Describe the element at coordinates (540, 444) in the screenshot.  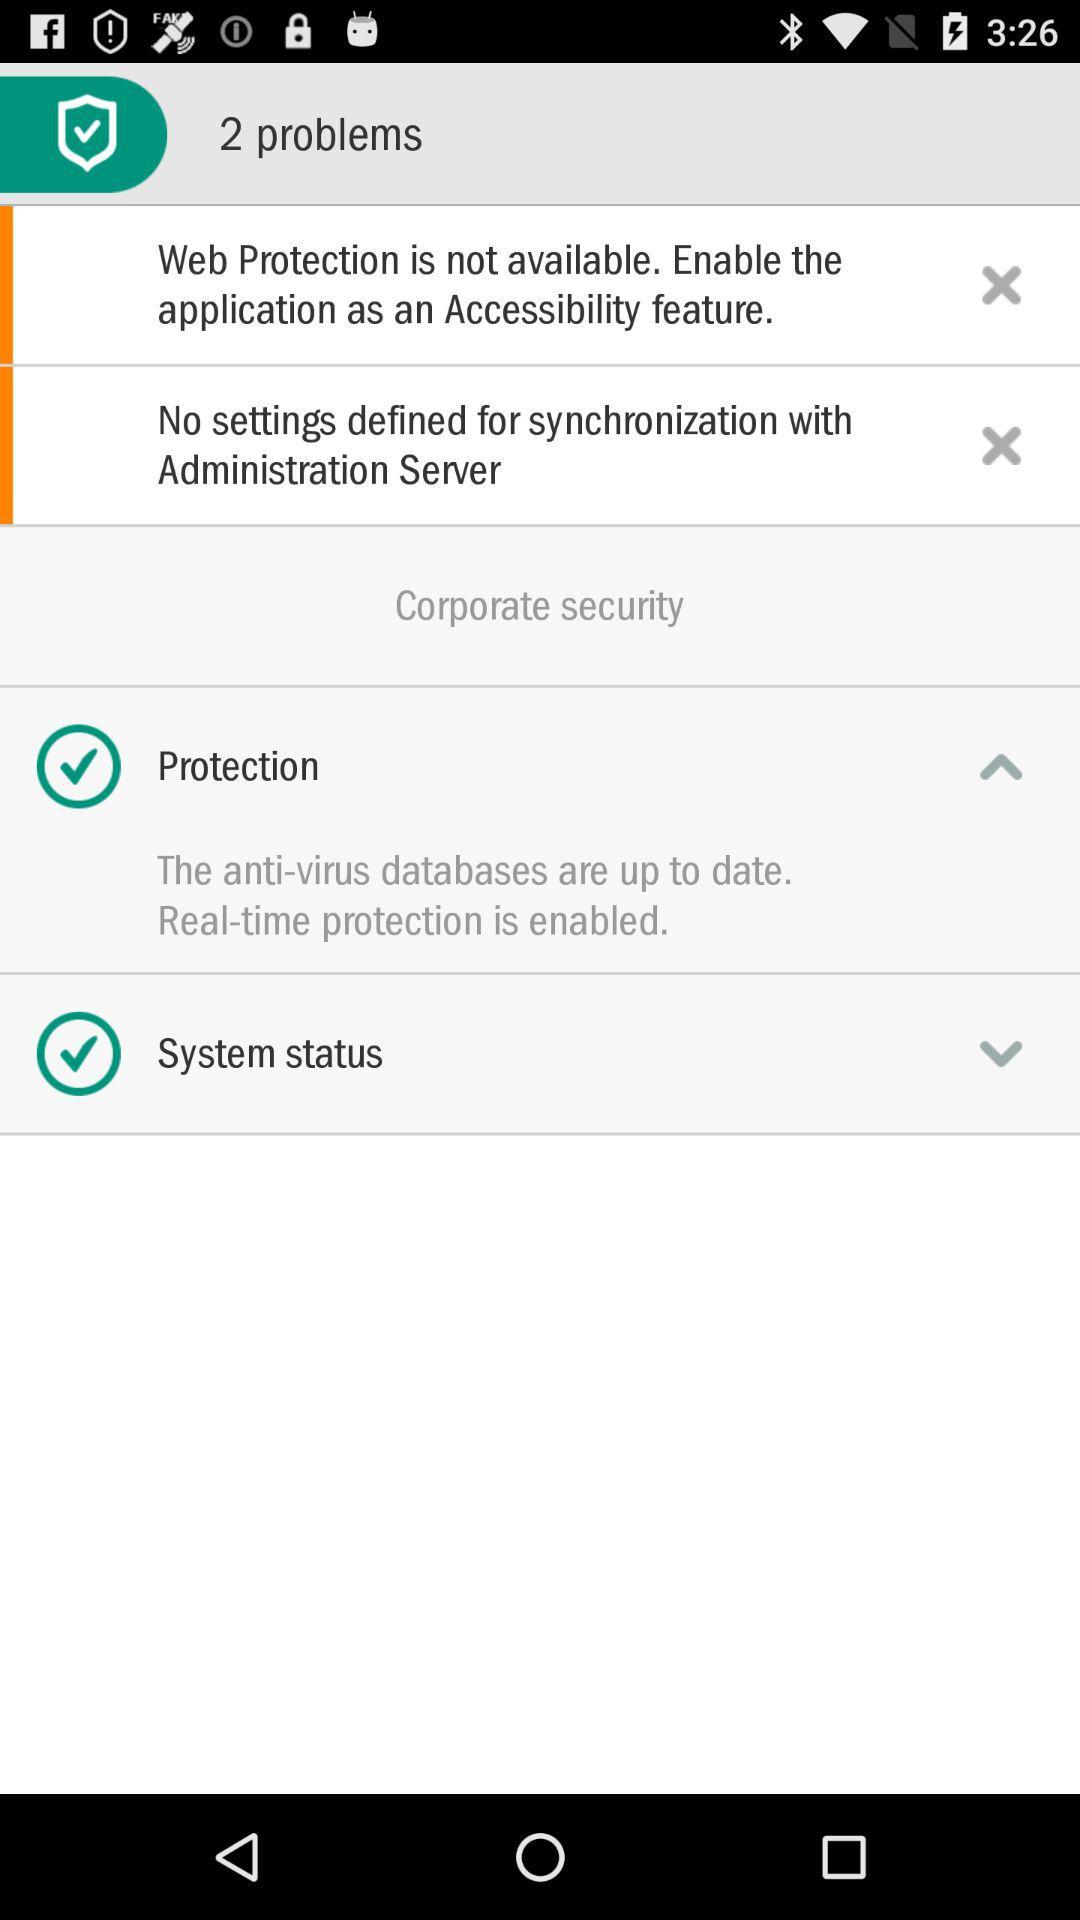
I see `the no settings defined app` at that location.